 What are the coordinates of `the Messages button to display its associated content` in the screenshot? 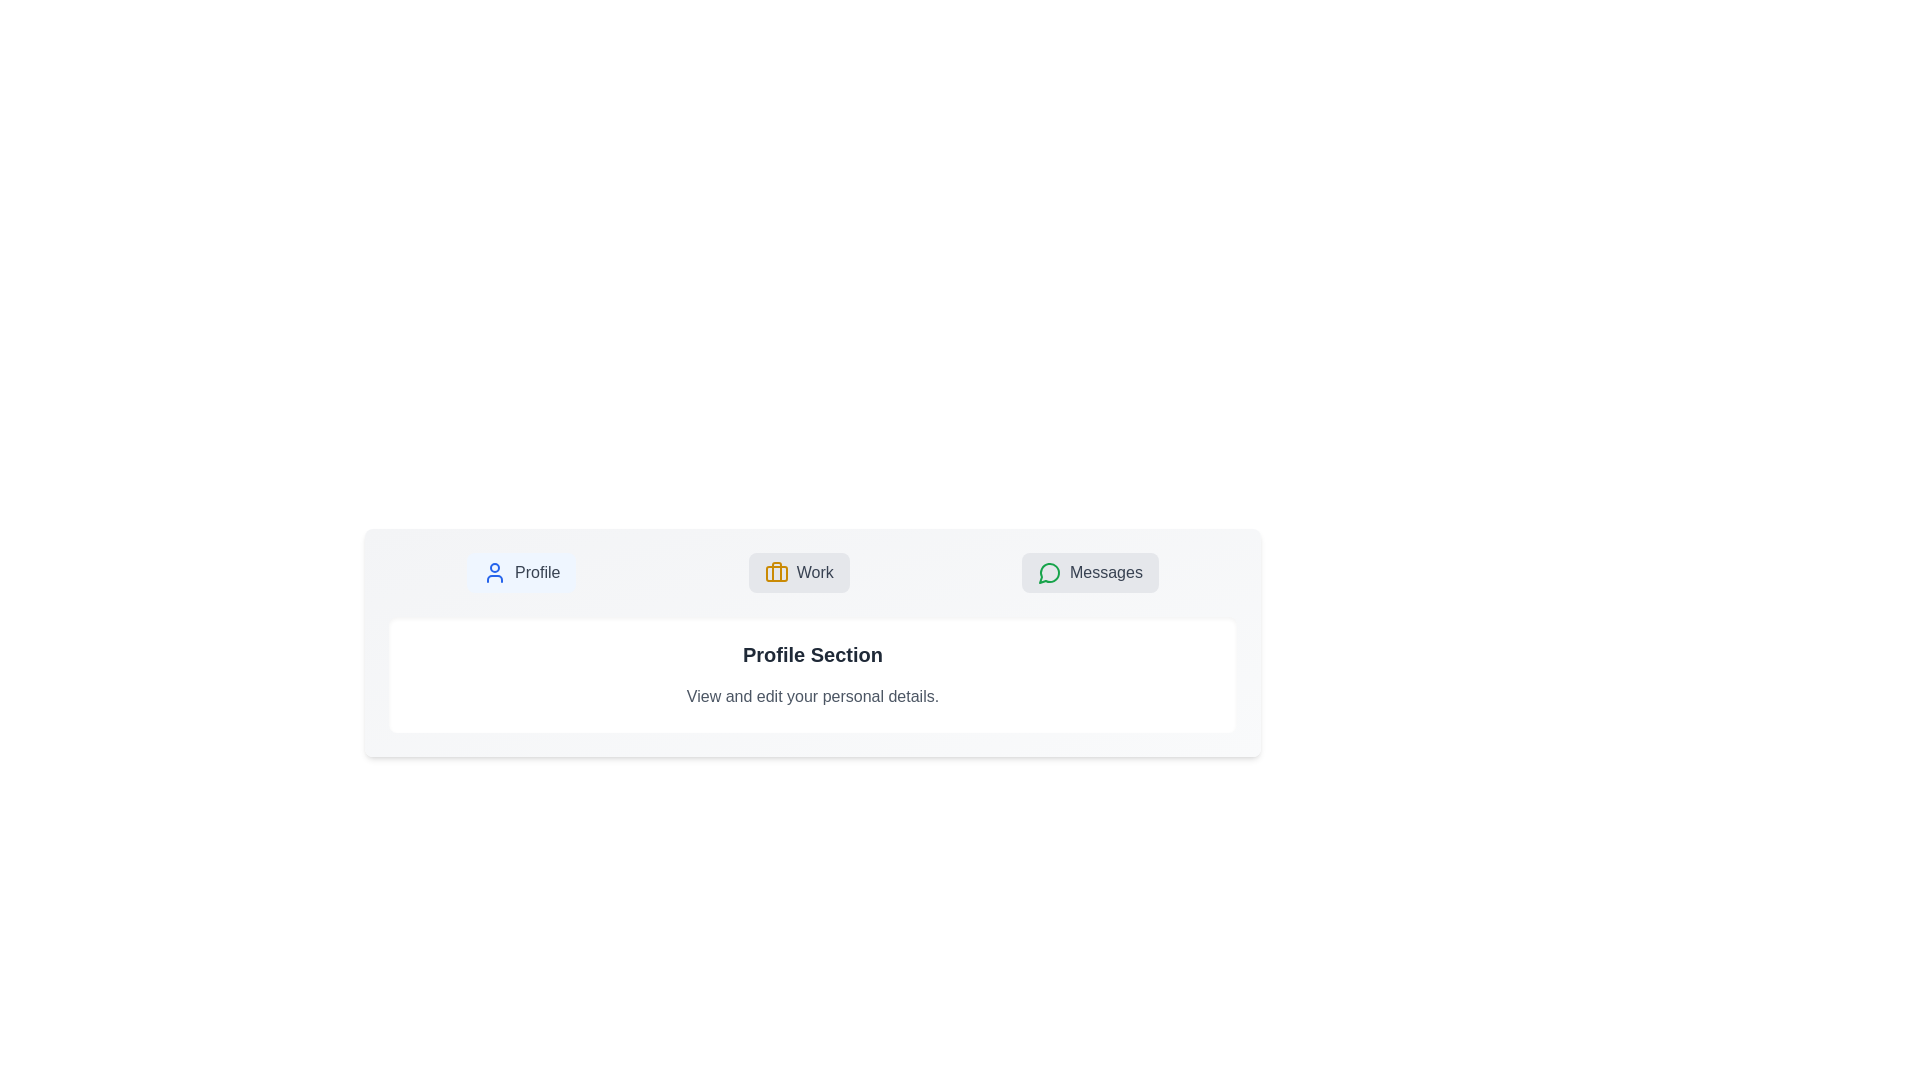 It's located at (1088, 573).